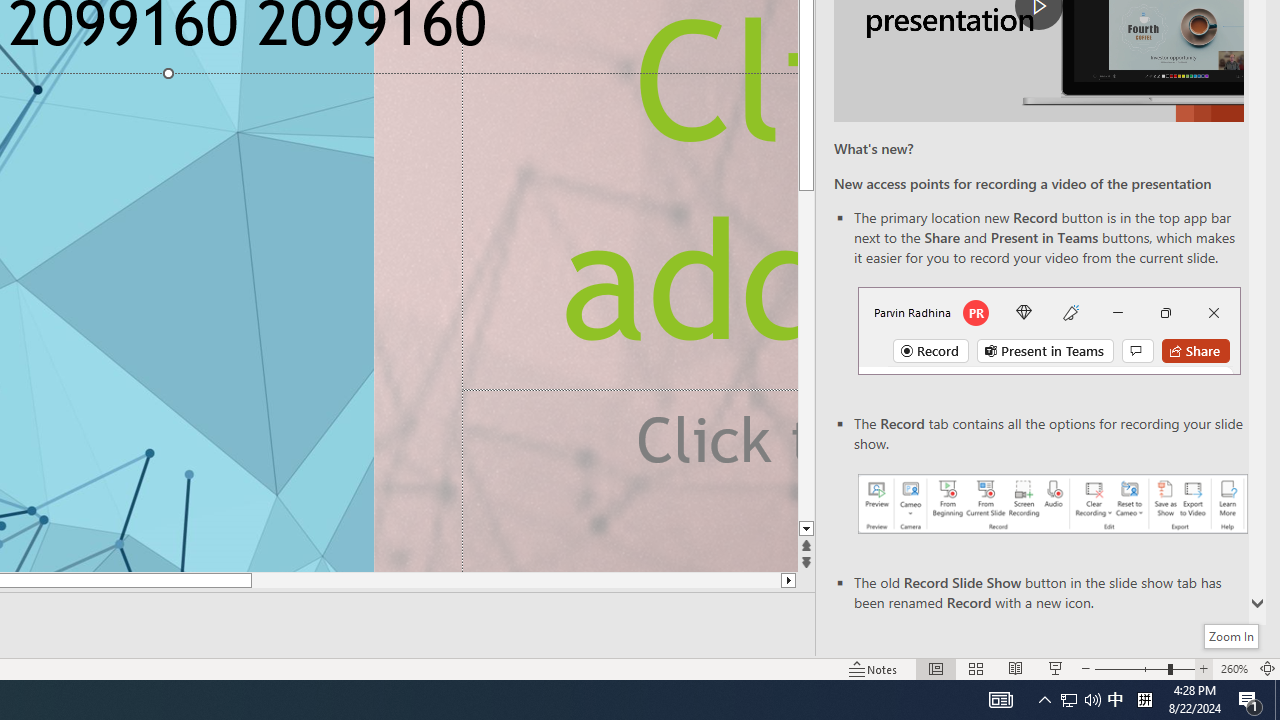  Describe the element at coordinates (935, 669) in the screenshot. I see `'Normal'` at that location.